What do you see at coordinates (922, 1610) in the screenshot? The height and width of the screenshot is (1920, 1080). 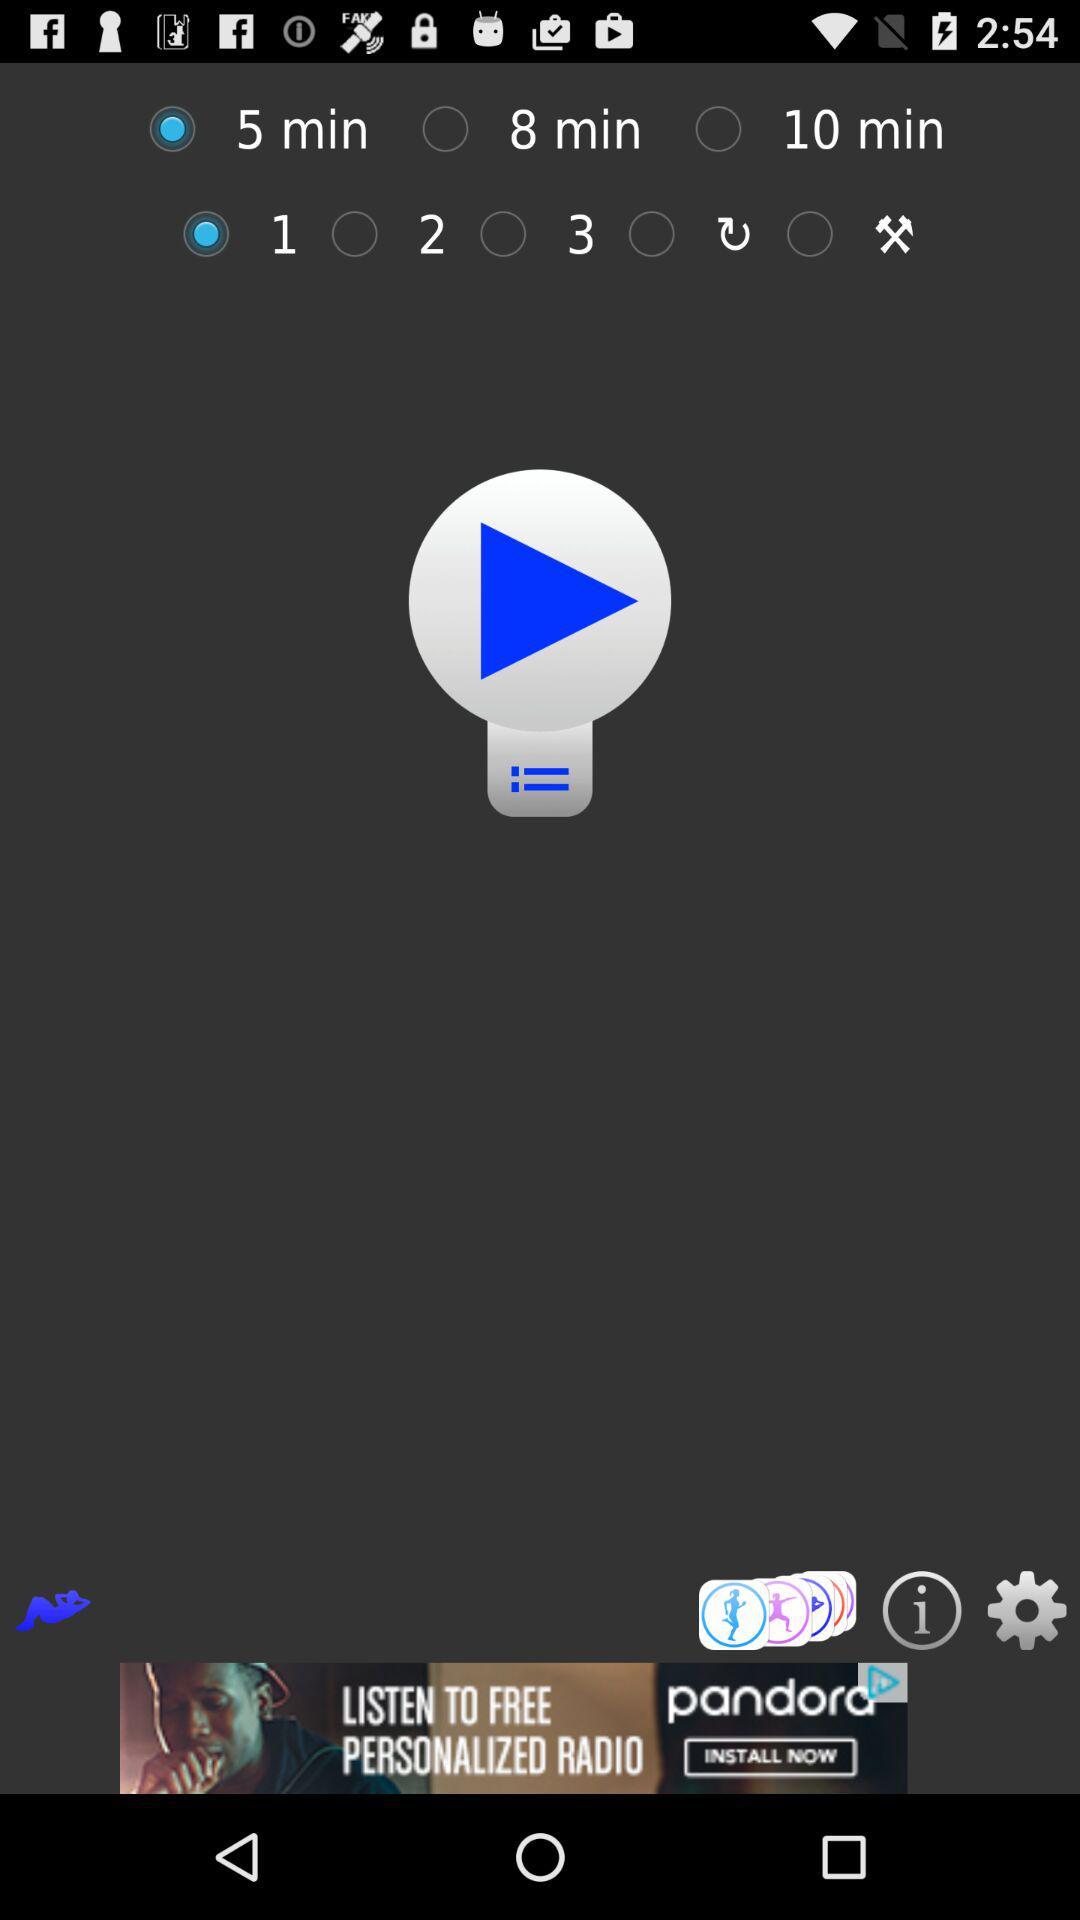 I see `details` at bounding box center [922, 1610].